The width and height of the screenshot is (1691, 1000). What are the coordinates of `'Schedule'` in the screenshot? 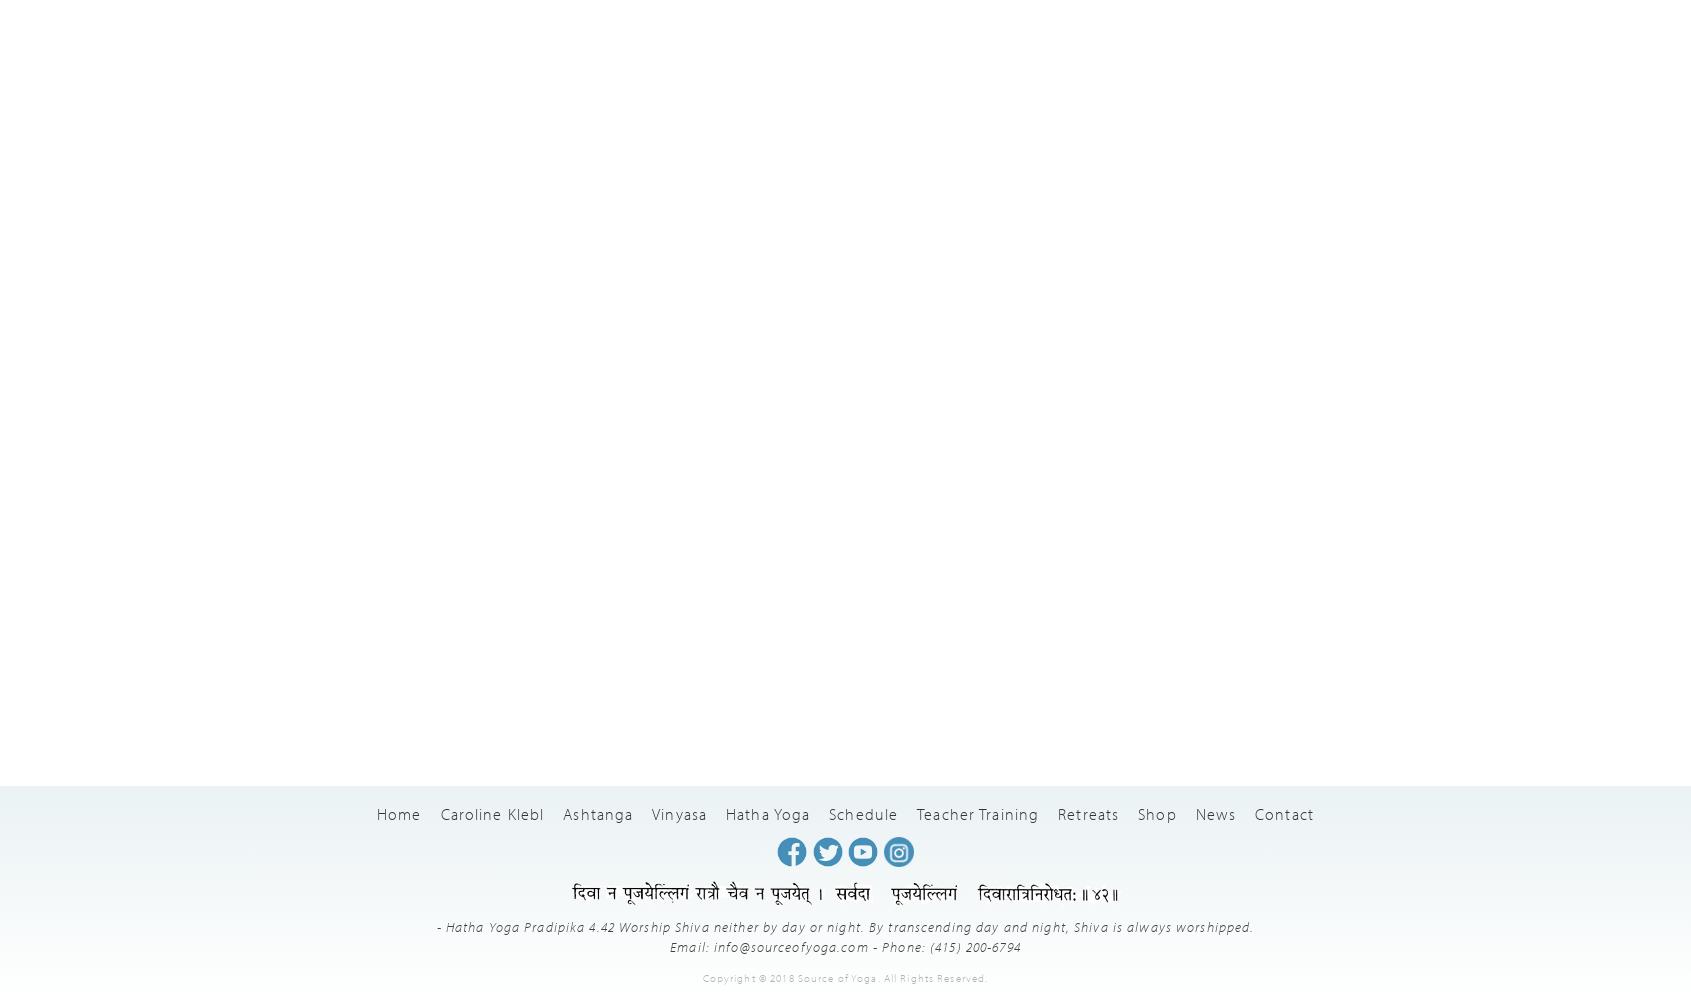 It's located at (863, 812).